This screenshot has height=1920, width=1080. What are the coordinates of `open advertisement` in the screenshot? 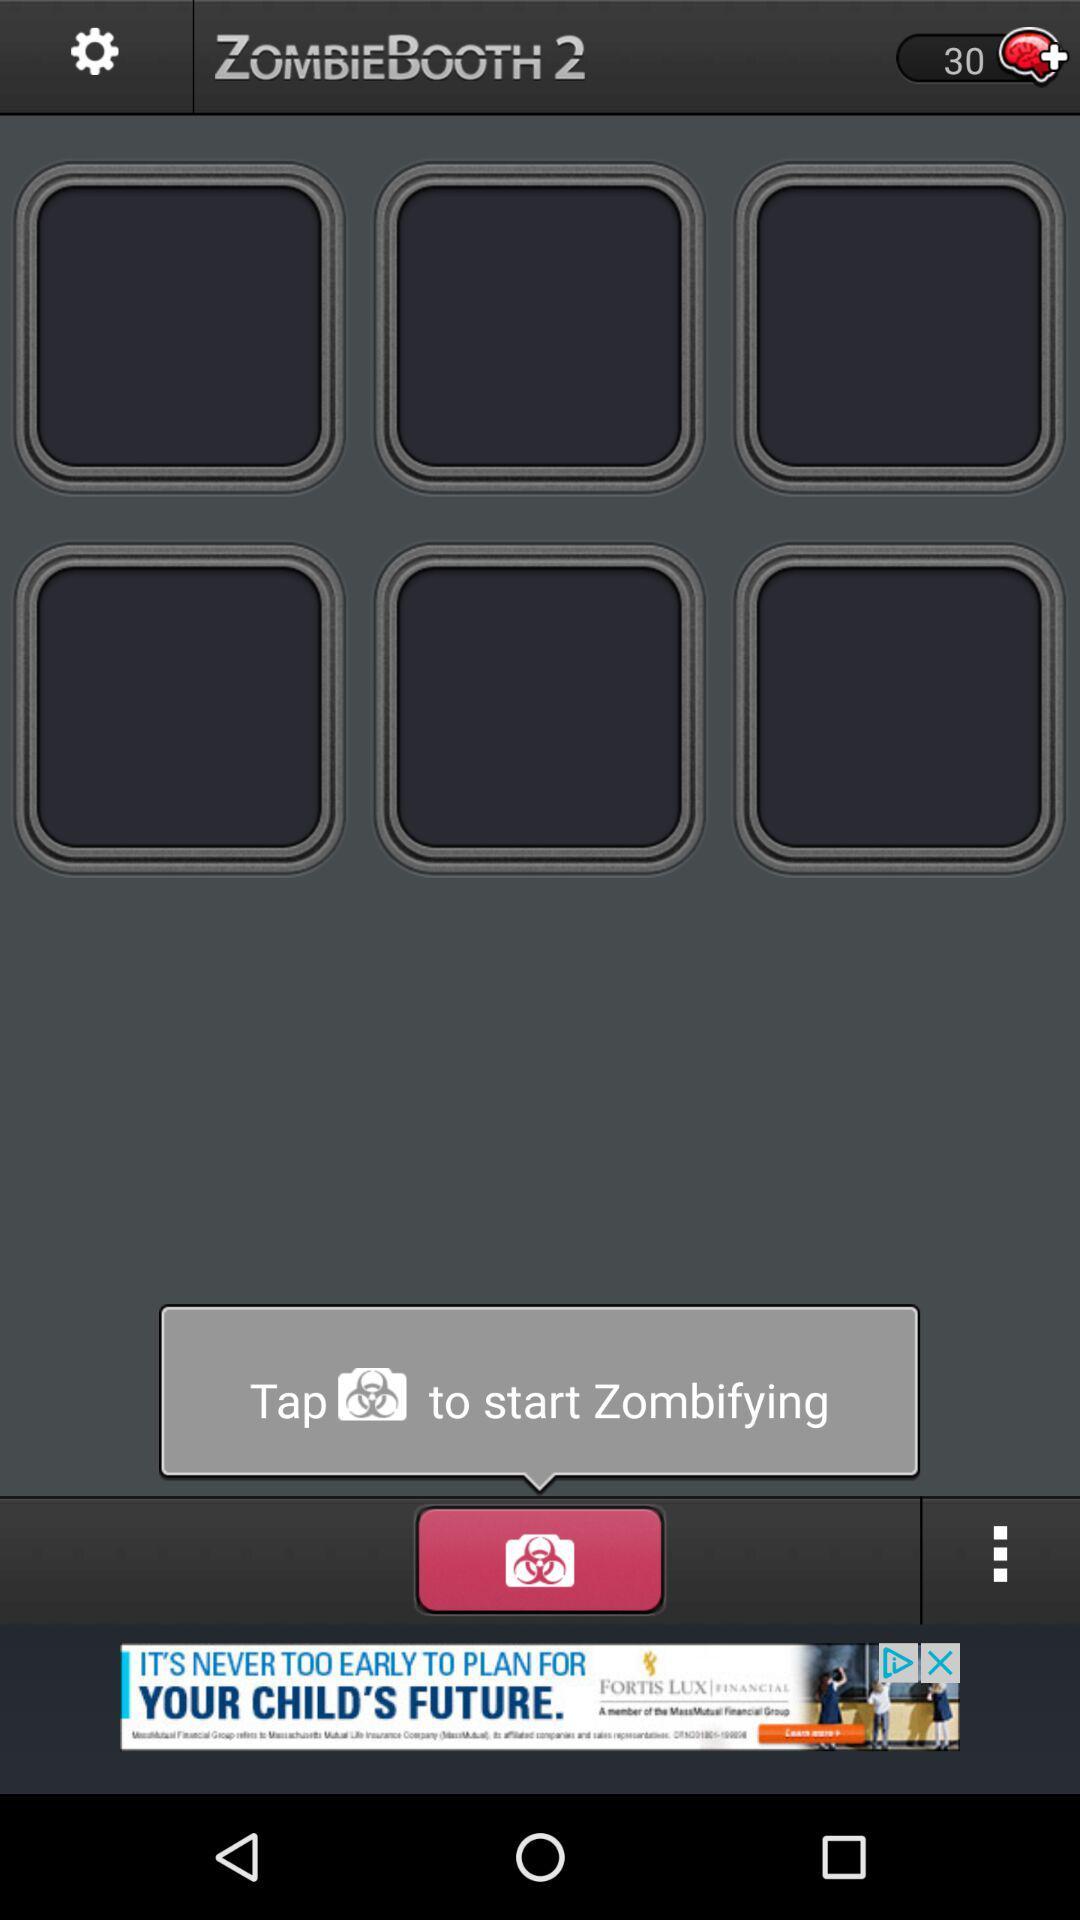 It's located at (540, 1707).